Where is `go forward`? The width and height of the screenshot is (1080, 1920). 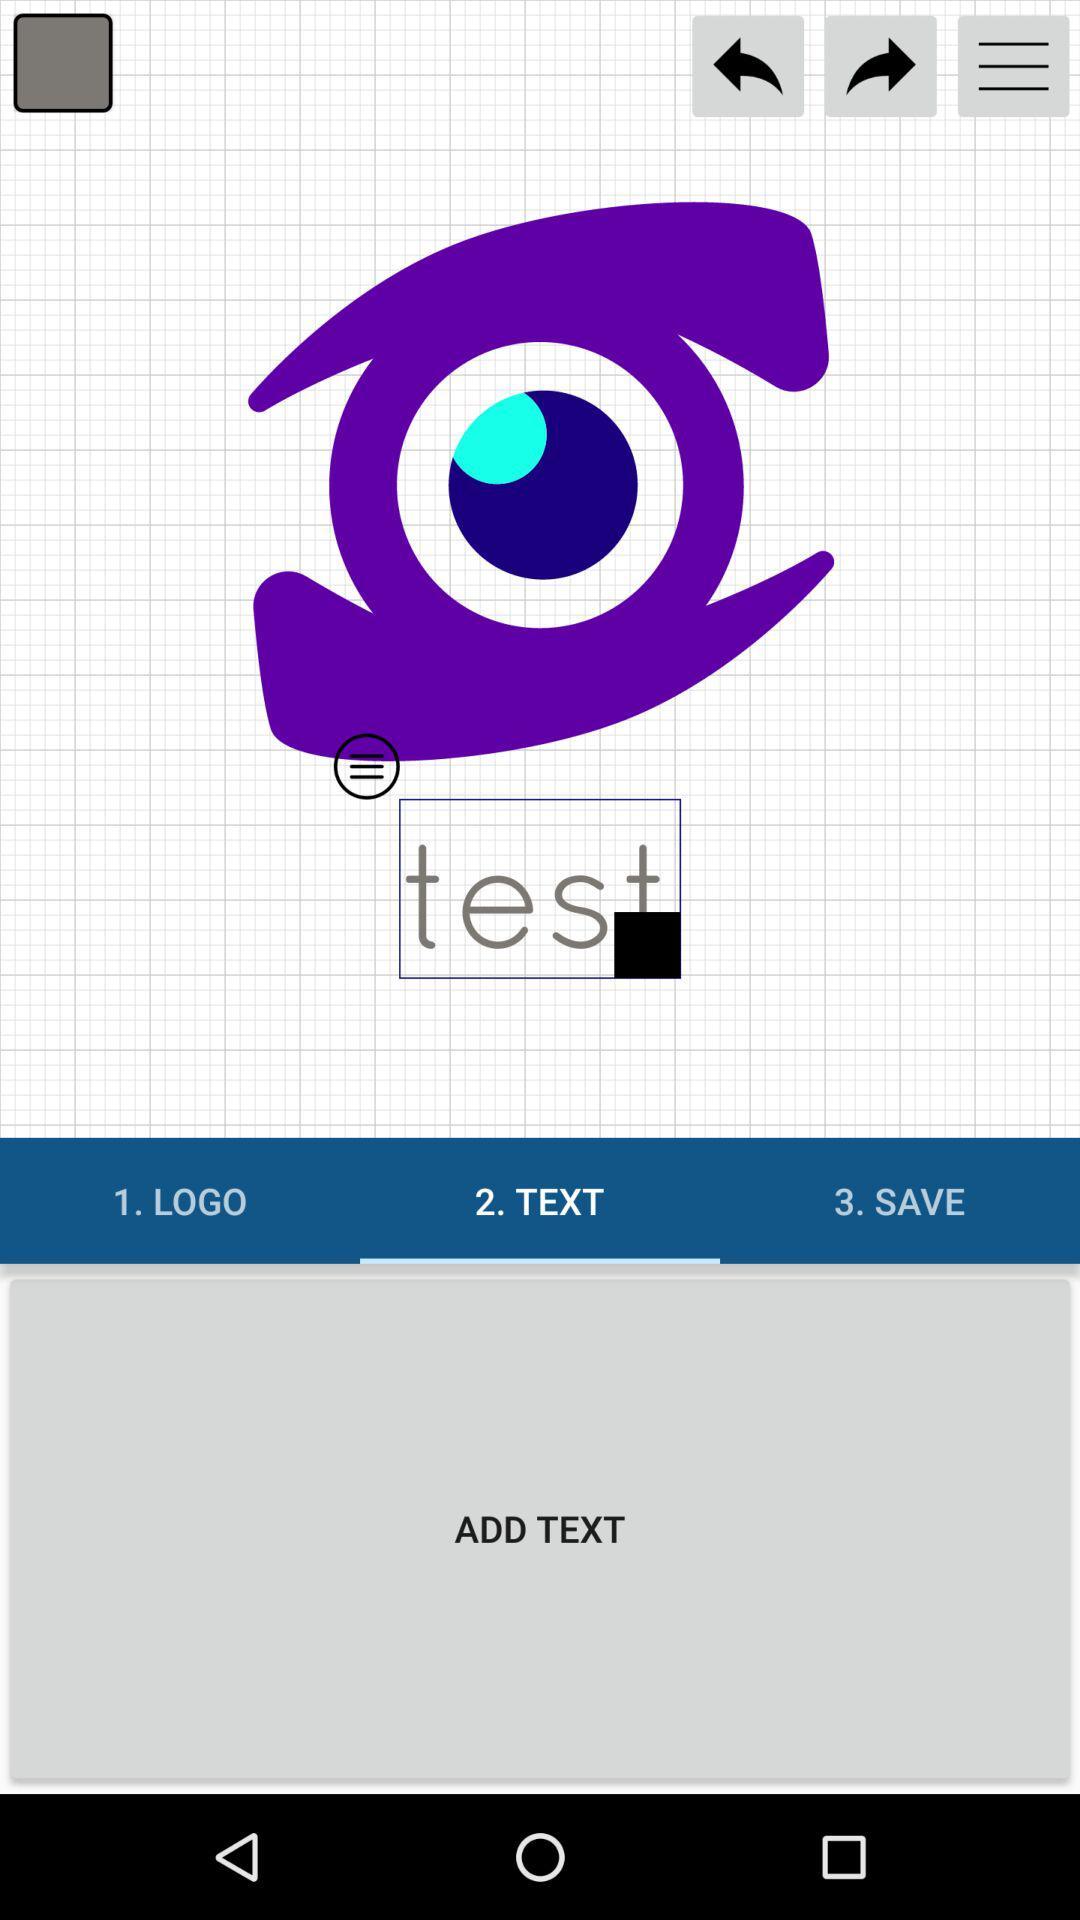
go forward is located at coordinates (879, 66).